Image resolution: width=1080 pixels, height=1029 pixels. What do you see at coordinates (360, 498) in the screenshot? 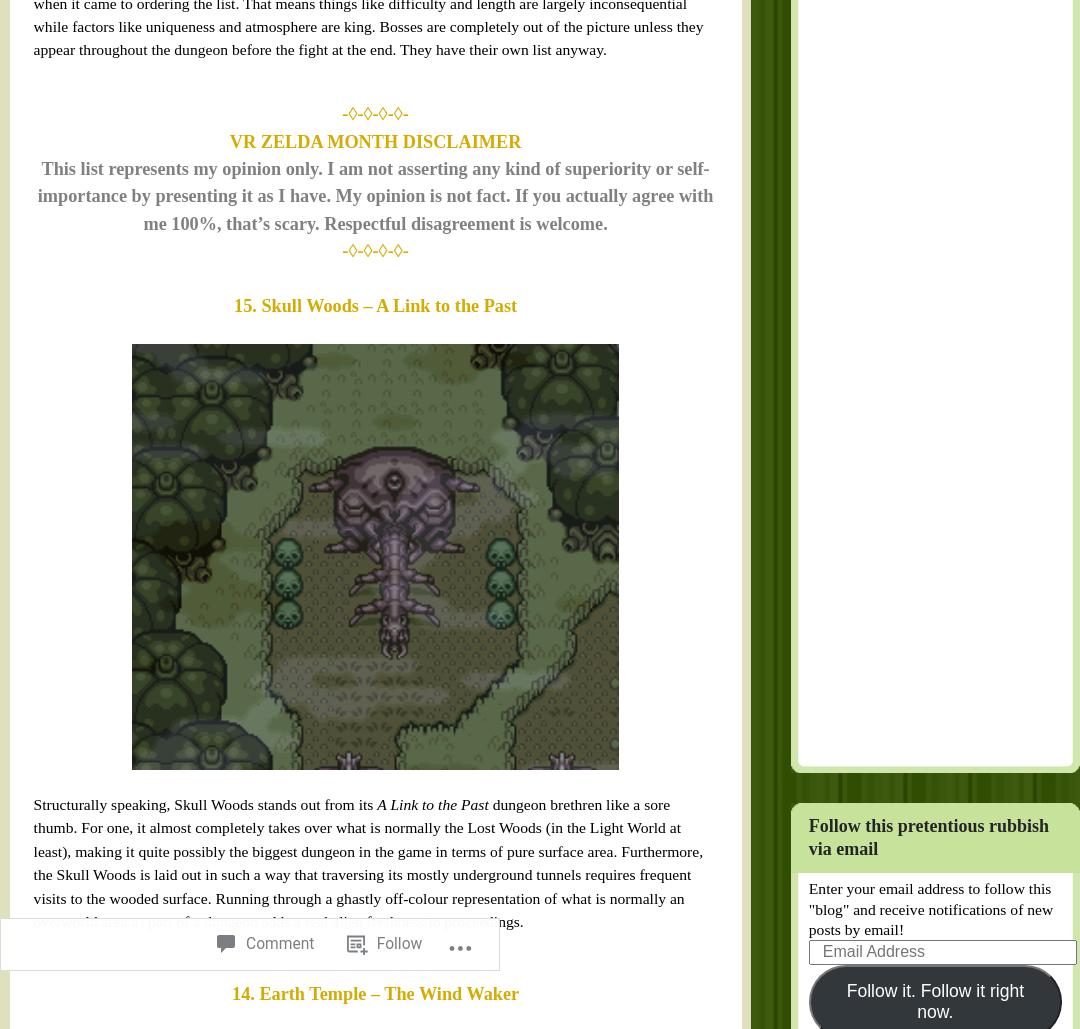
I see `'A Link to the Past'` at bounding box center [360, 498].